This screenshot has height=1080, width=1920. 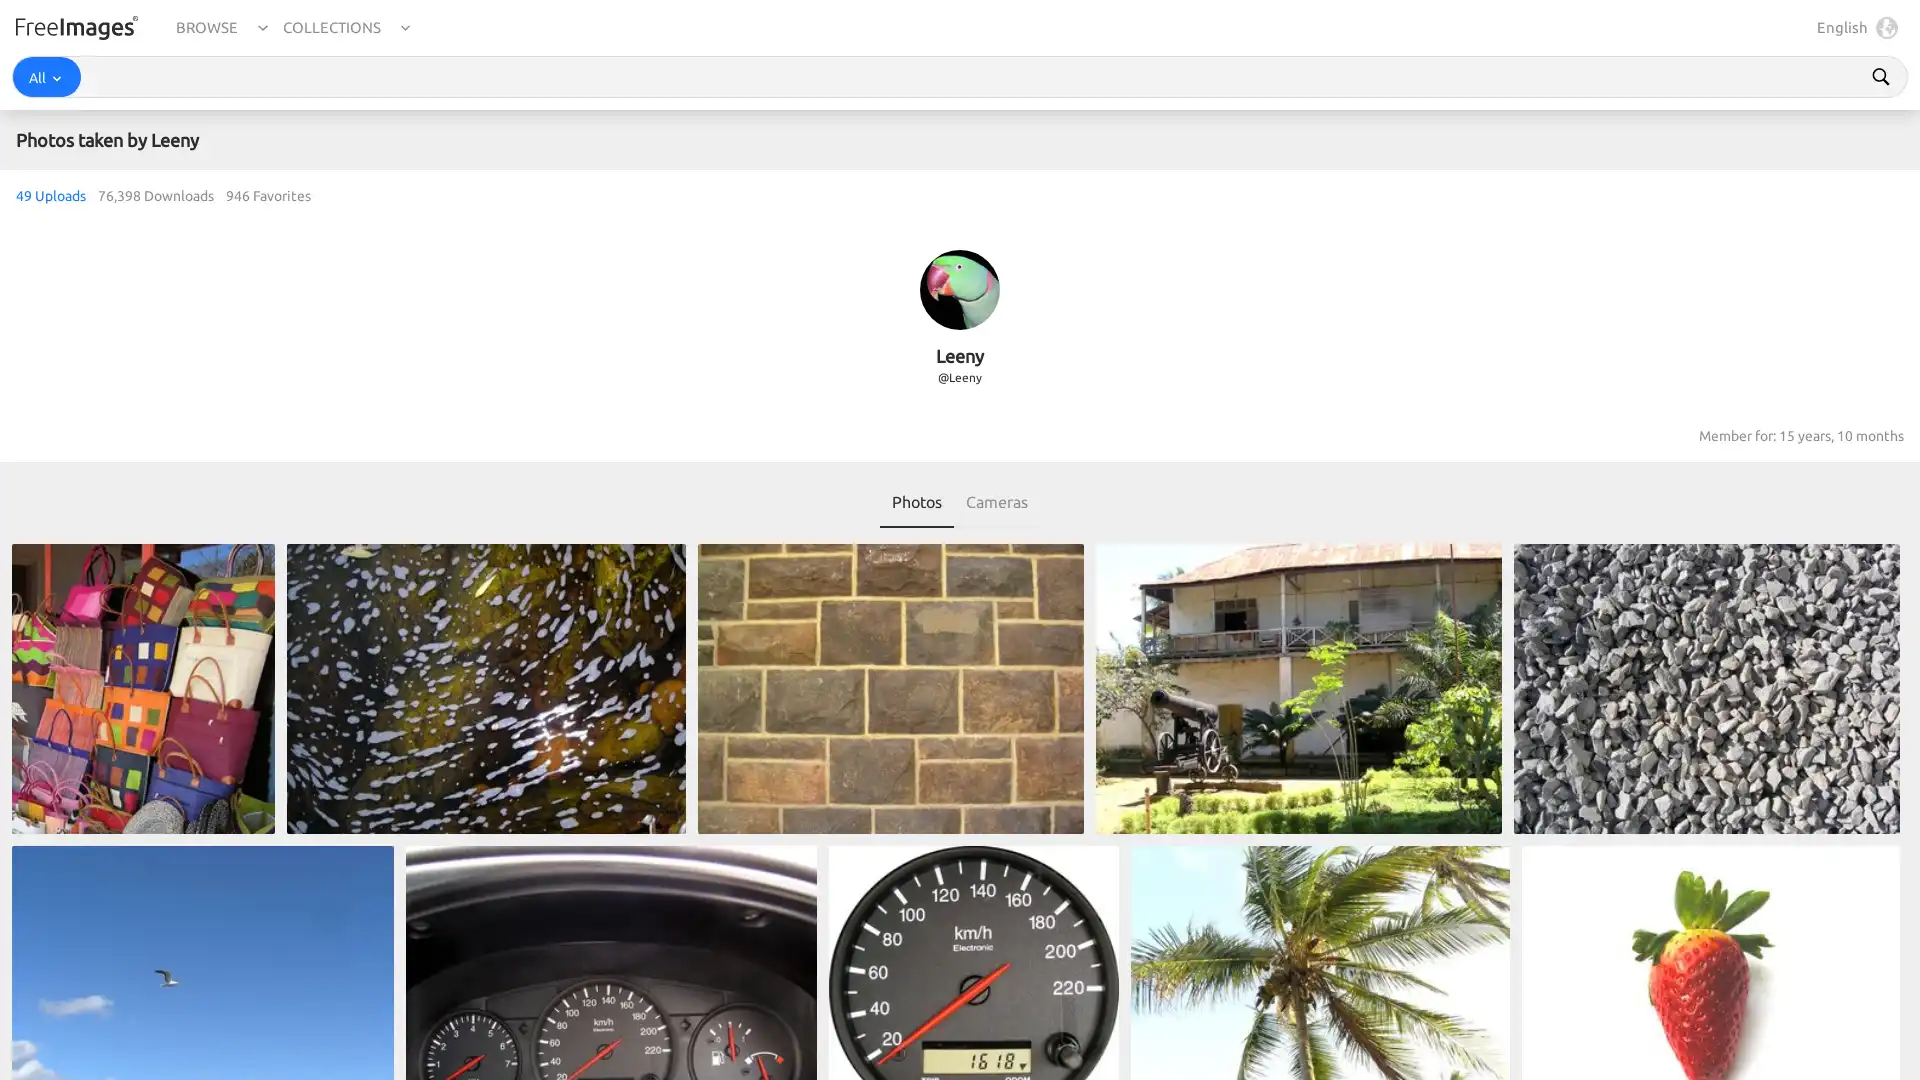 I want to click on Accept Cookies, so click(x=1588, y=1036).